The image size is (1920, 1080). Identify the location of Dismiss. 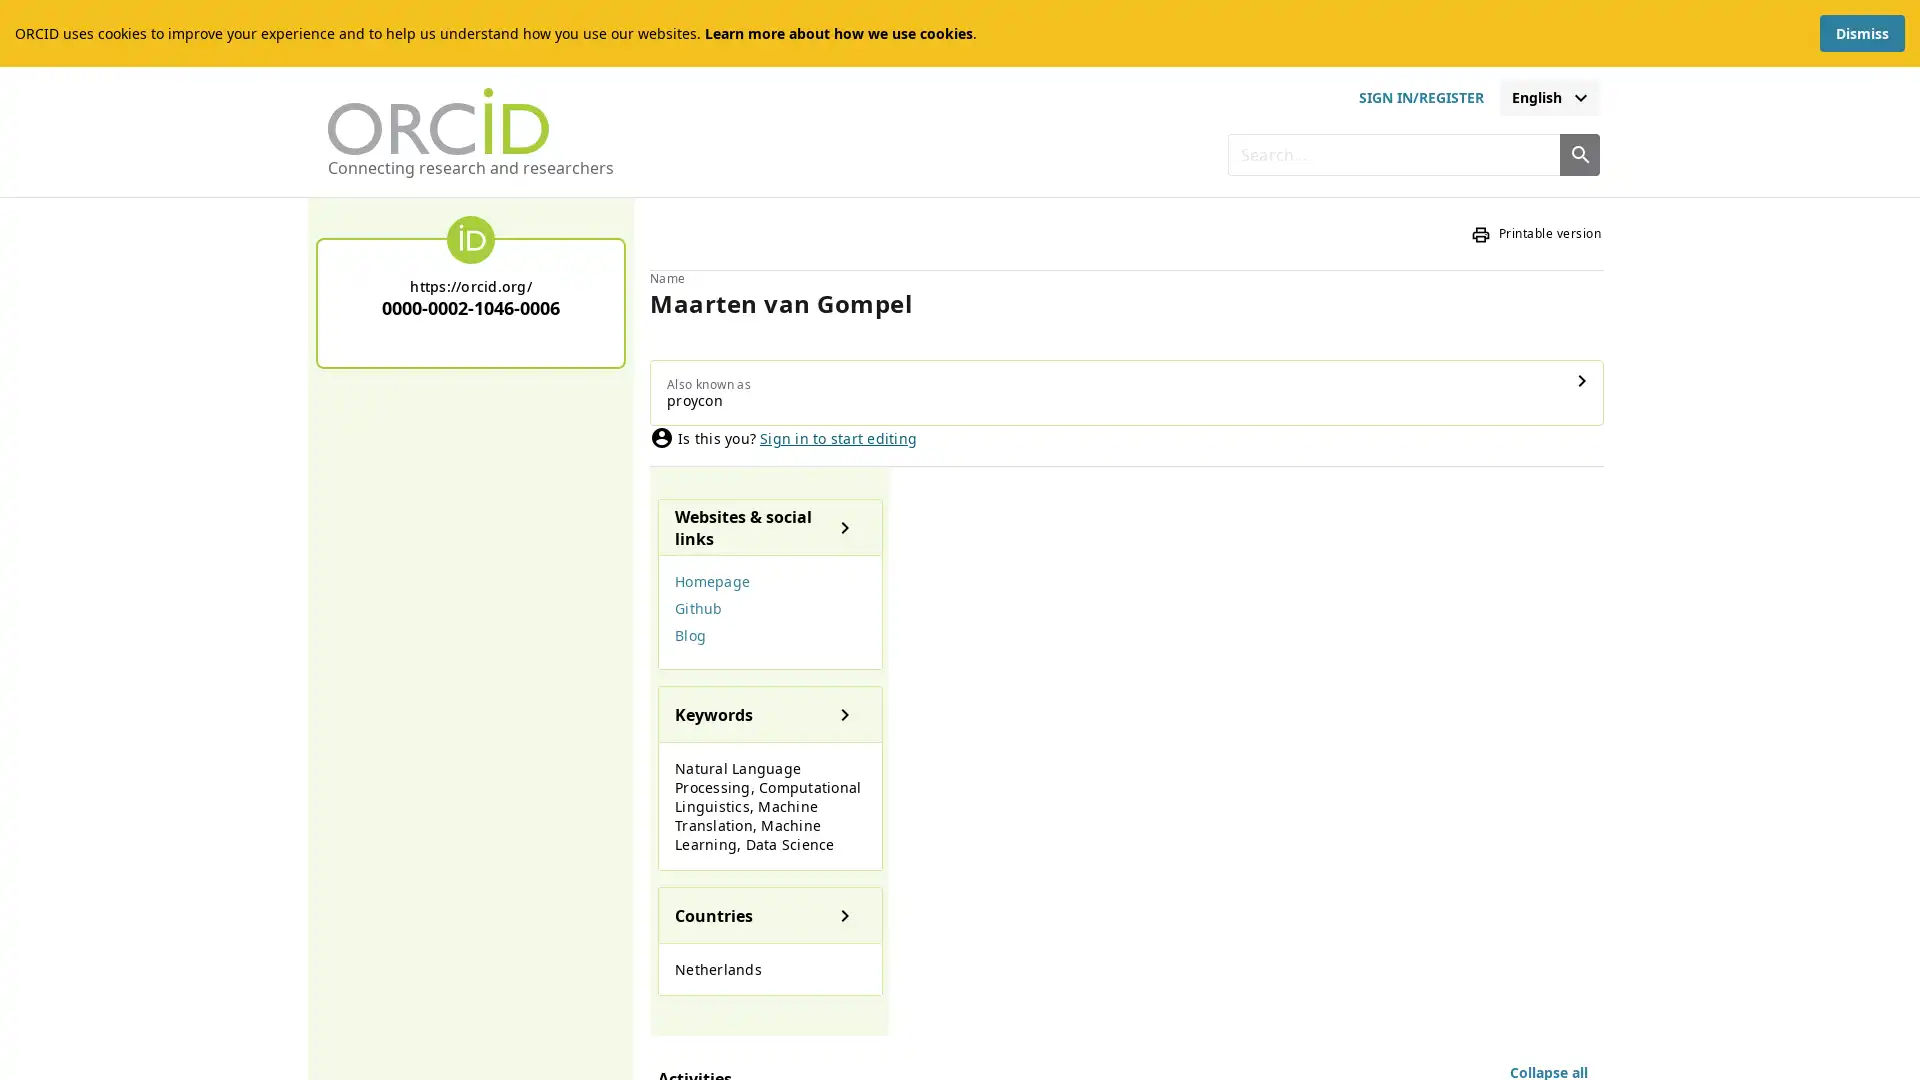
(1861, 33).